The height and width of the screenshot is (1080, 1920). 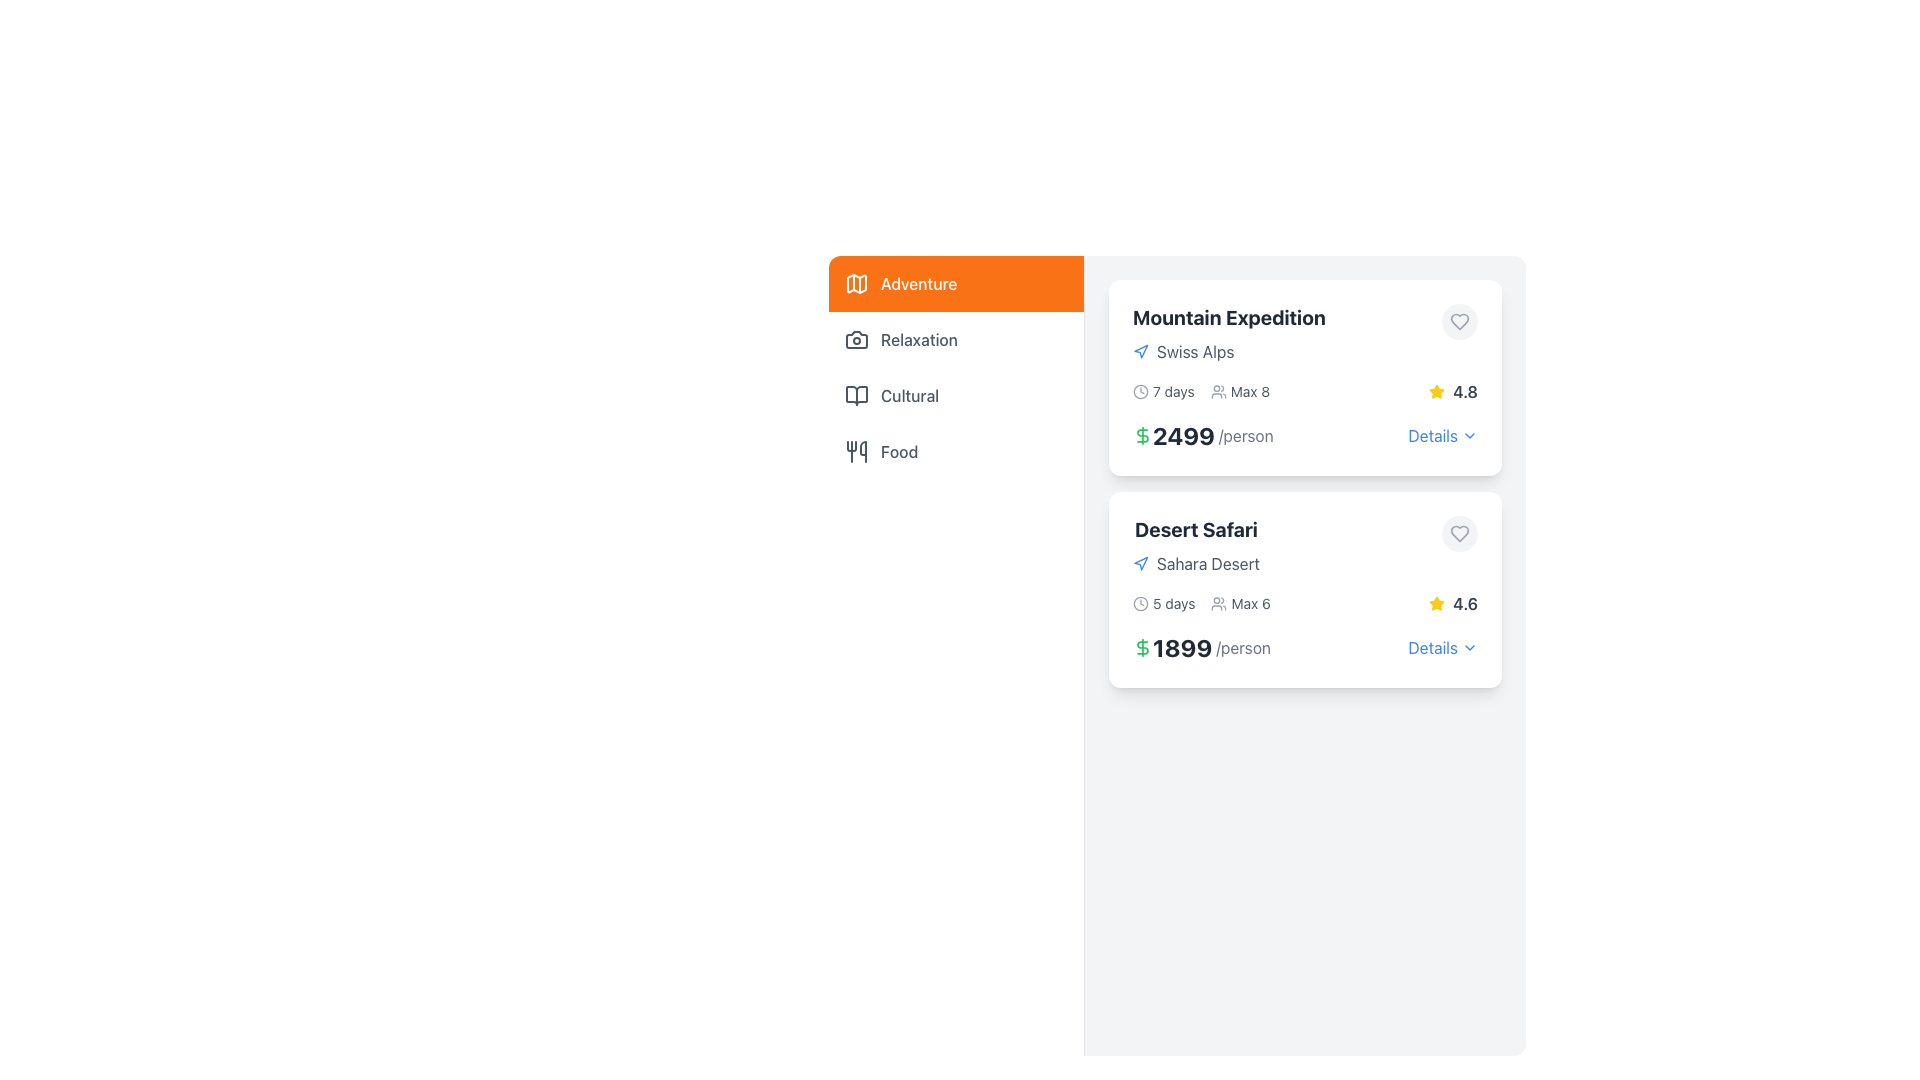 What do you see at coordinates (898, 451) in the screenshot?
I see `the text label in the vertical navigation menu that allows users` at bounding box center [898, 451].